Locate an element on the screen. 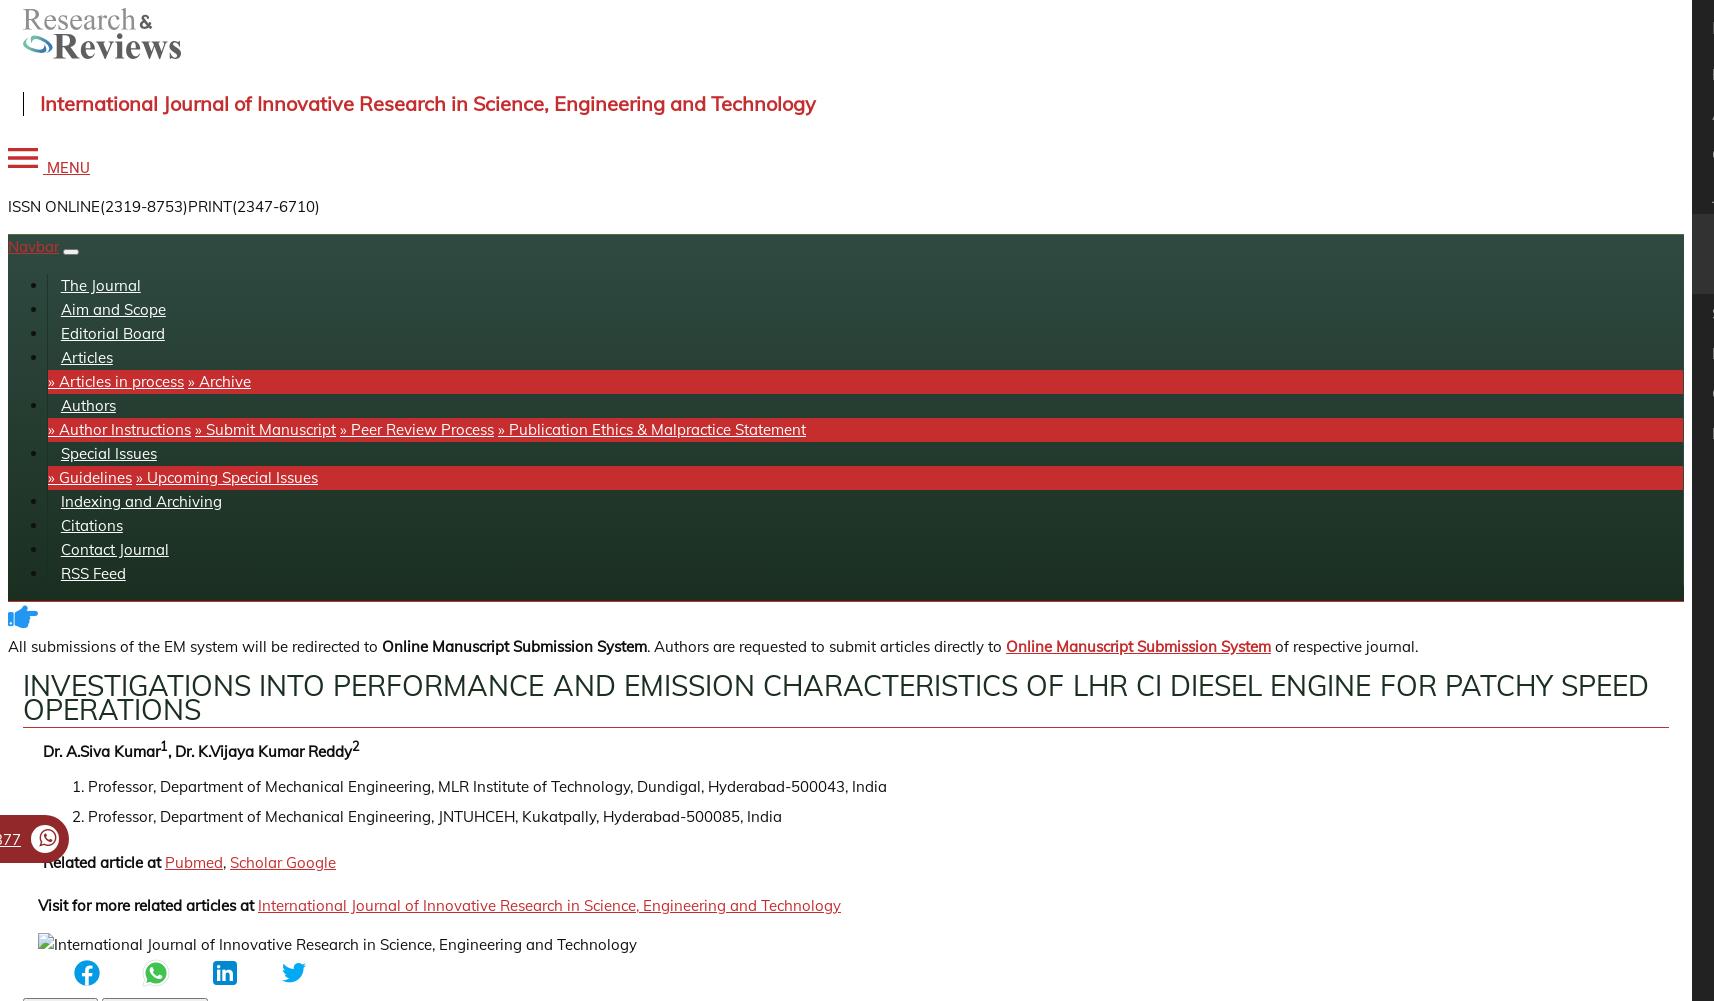  '» Archive' is located at coordinates (219, 380).